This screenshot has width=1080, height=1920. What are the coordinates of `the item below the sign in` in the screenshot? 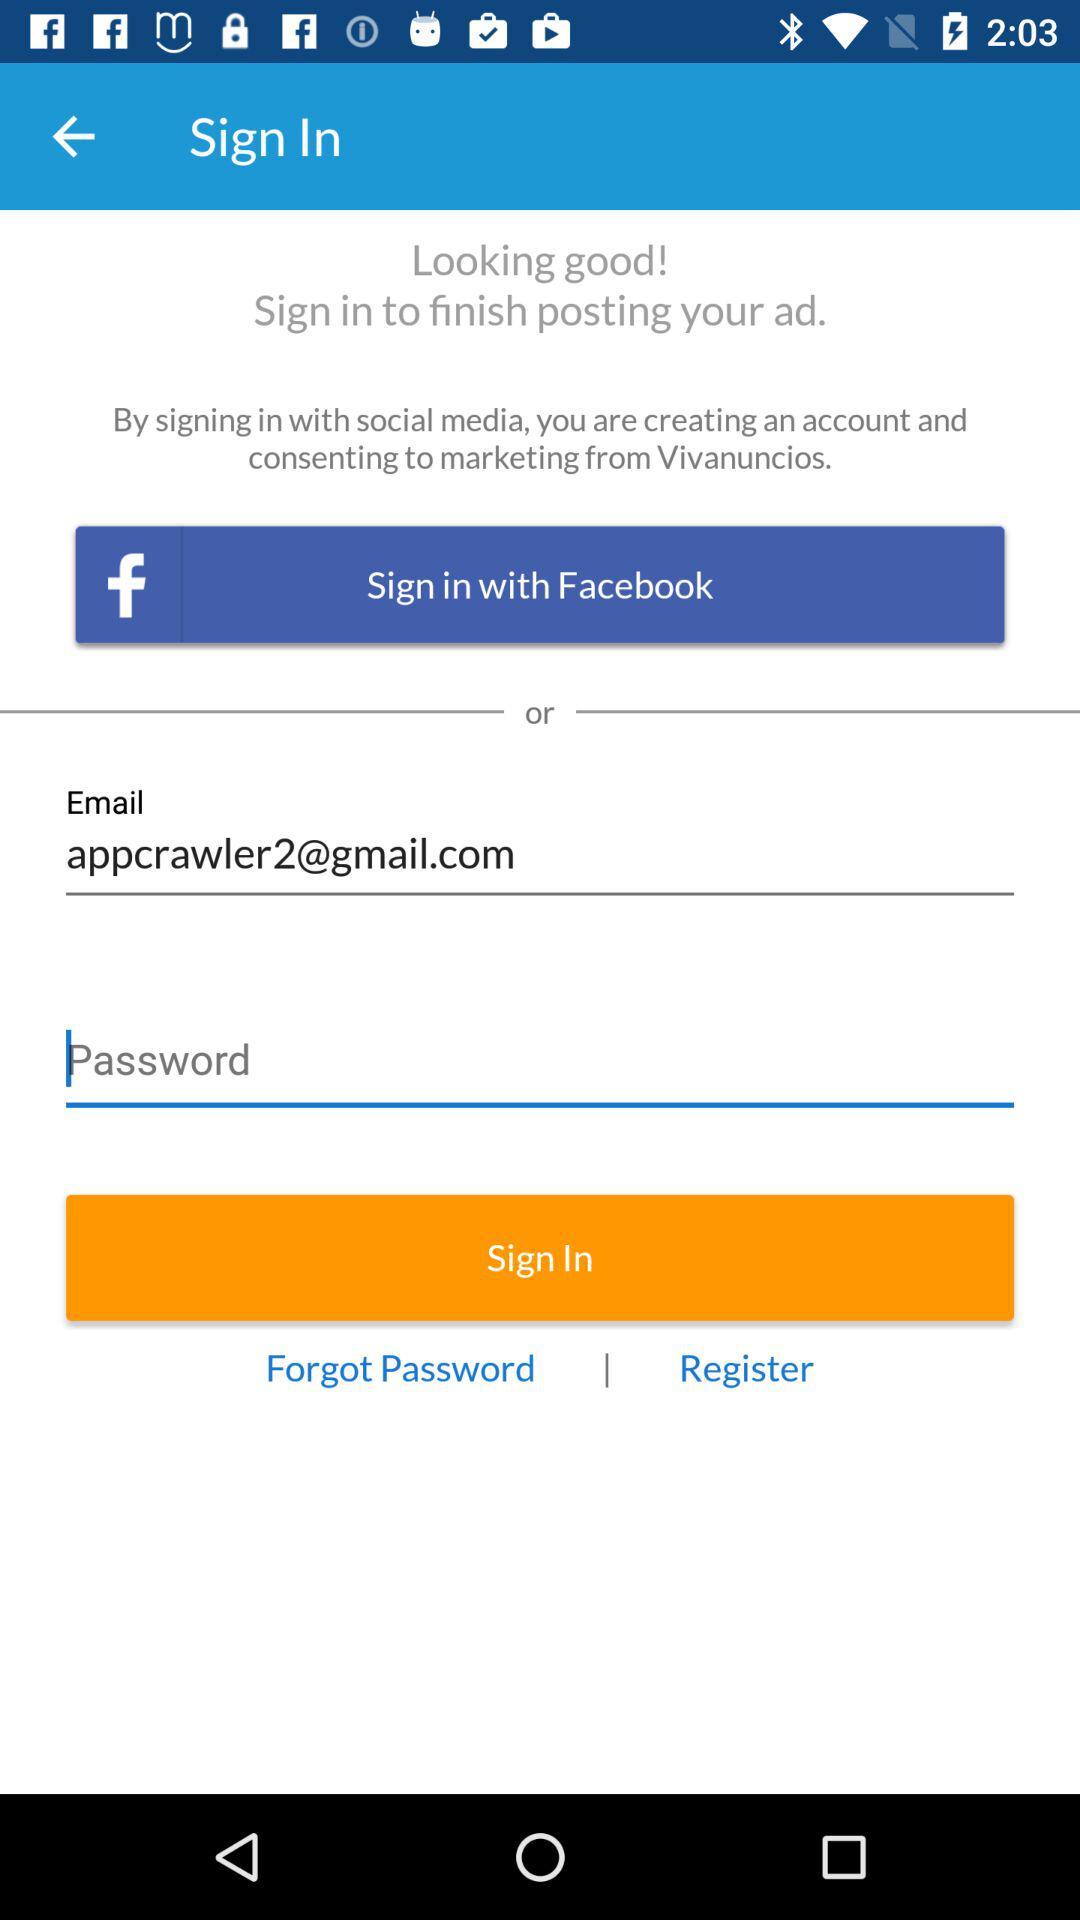 It's located at (400, 1366).